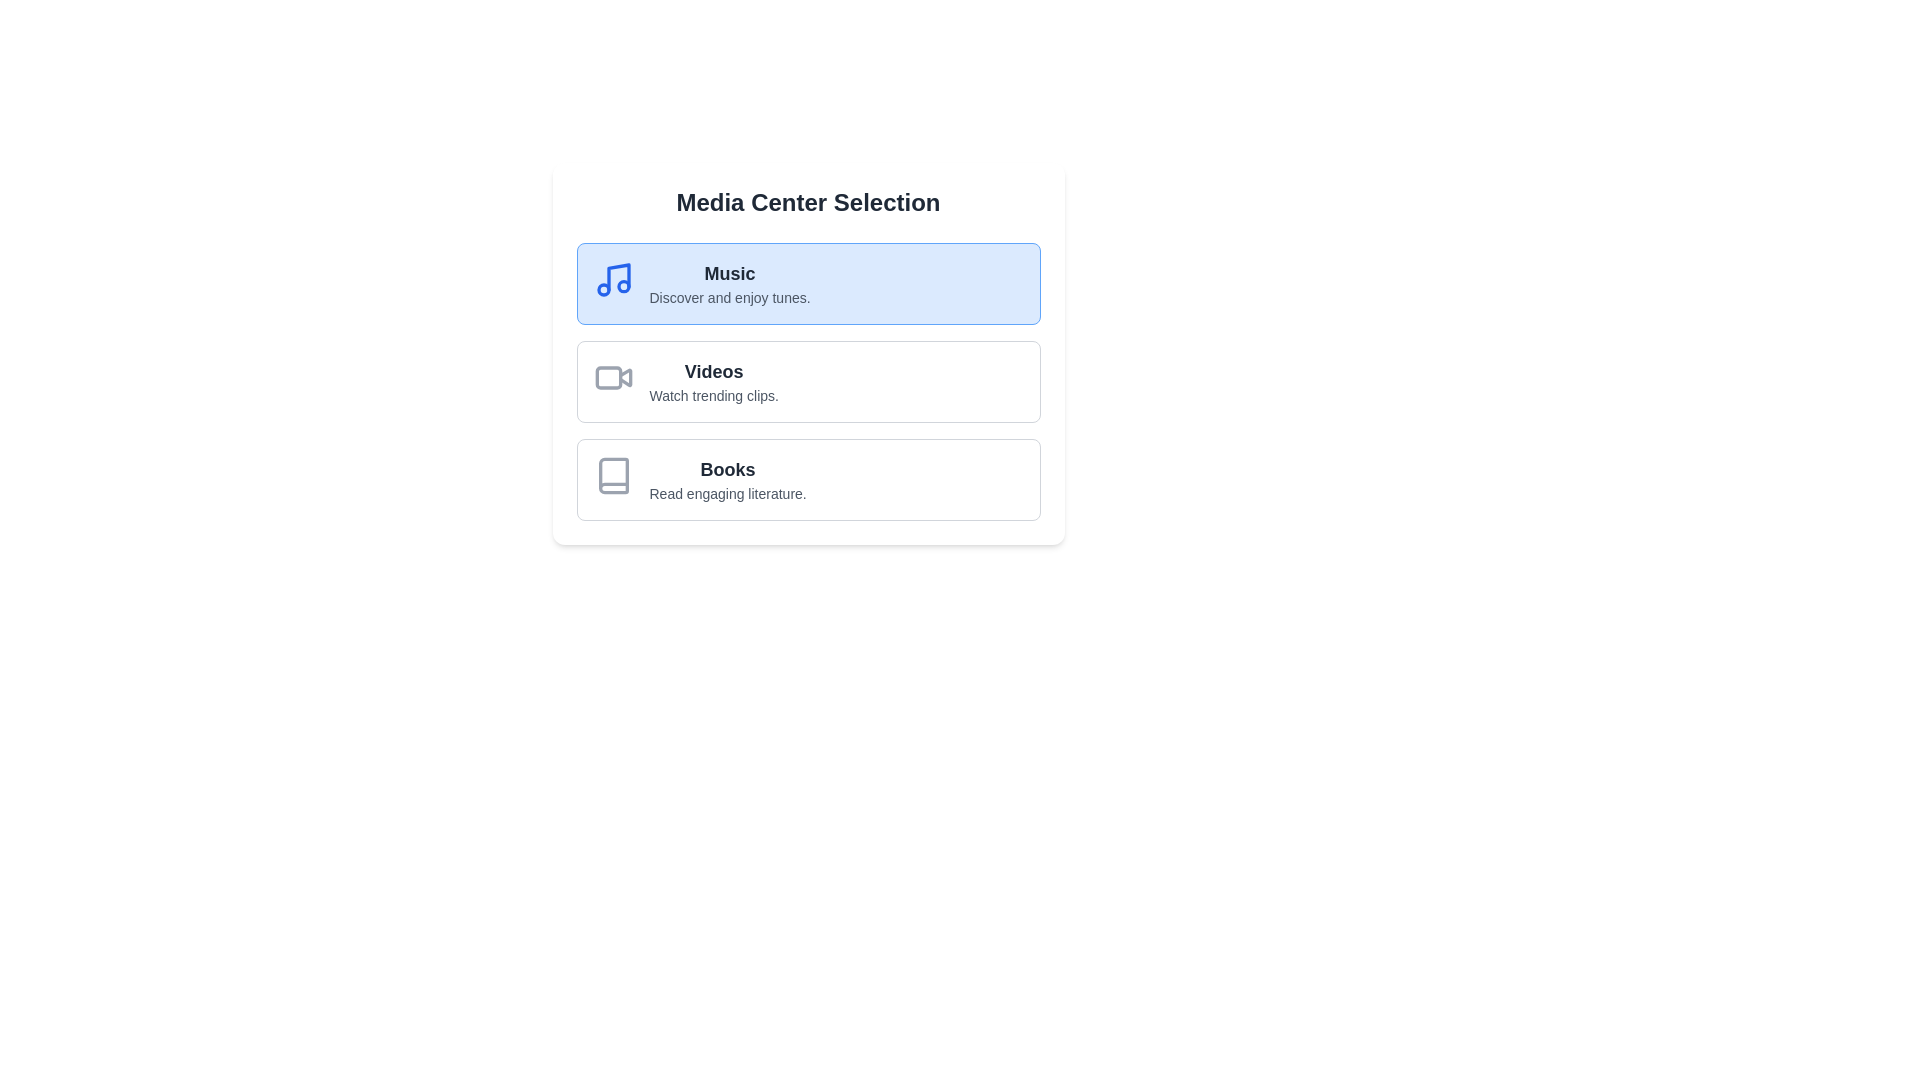 Image resolution: width=1920 pixels, height=1080 pixels. Describe the element at coordinates (612, 378) in the screenshot. I see `the 'Videos' icon located in the second entry of the vertical selection menu, positioned to the left of the 'Videos' title and description text` at that location.